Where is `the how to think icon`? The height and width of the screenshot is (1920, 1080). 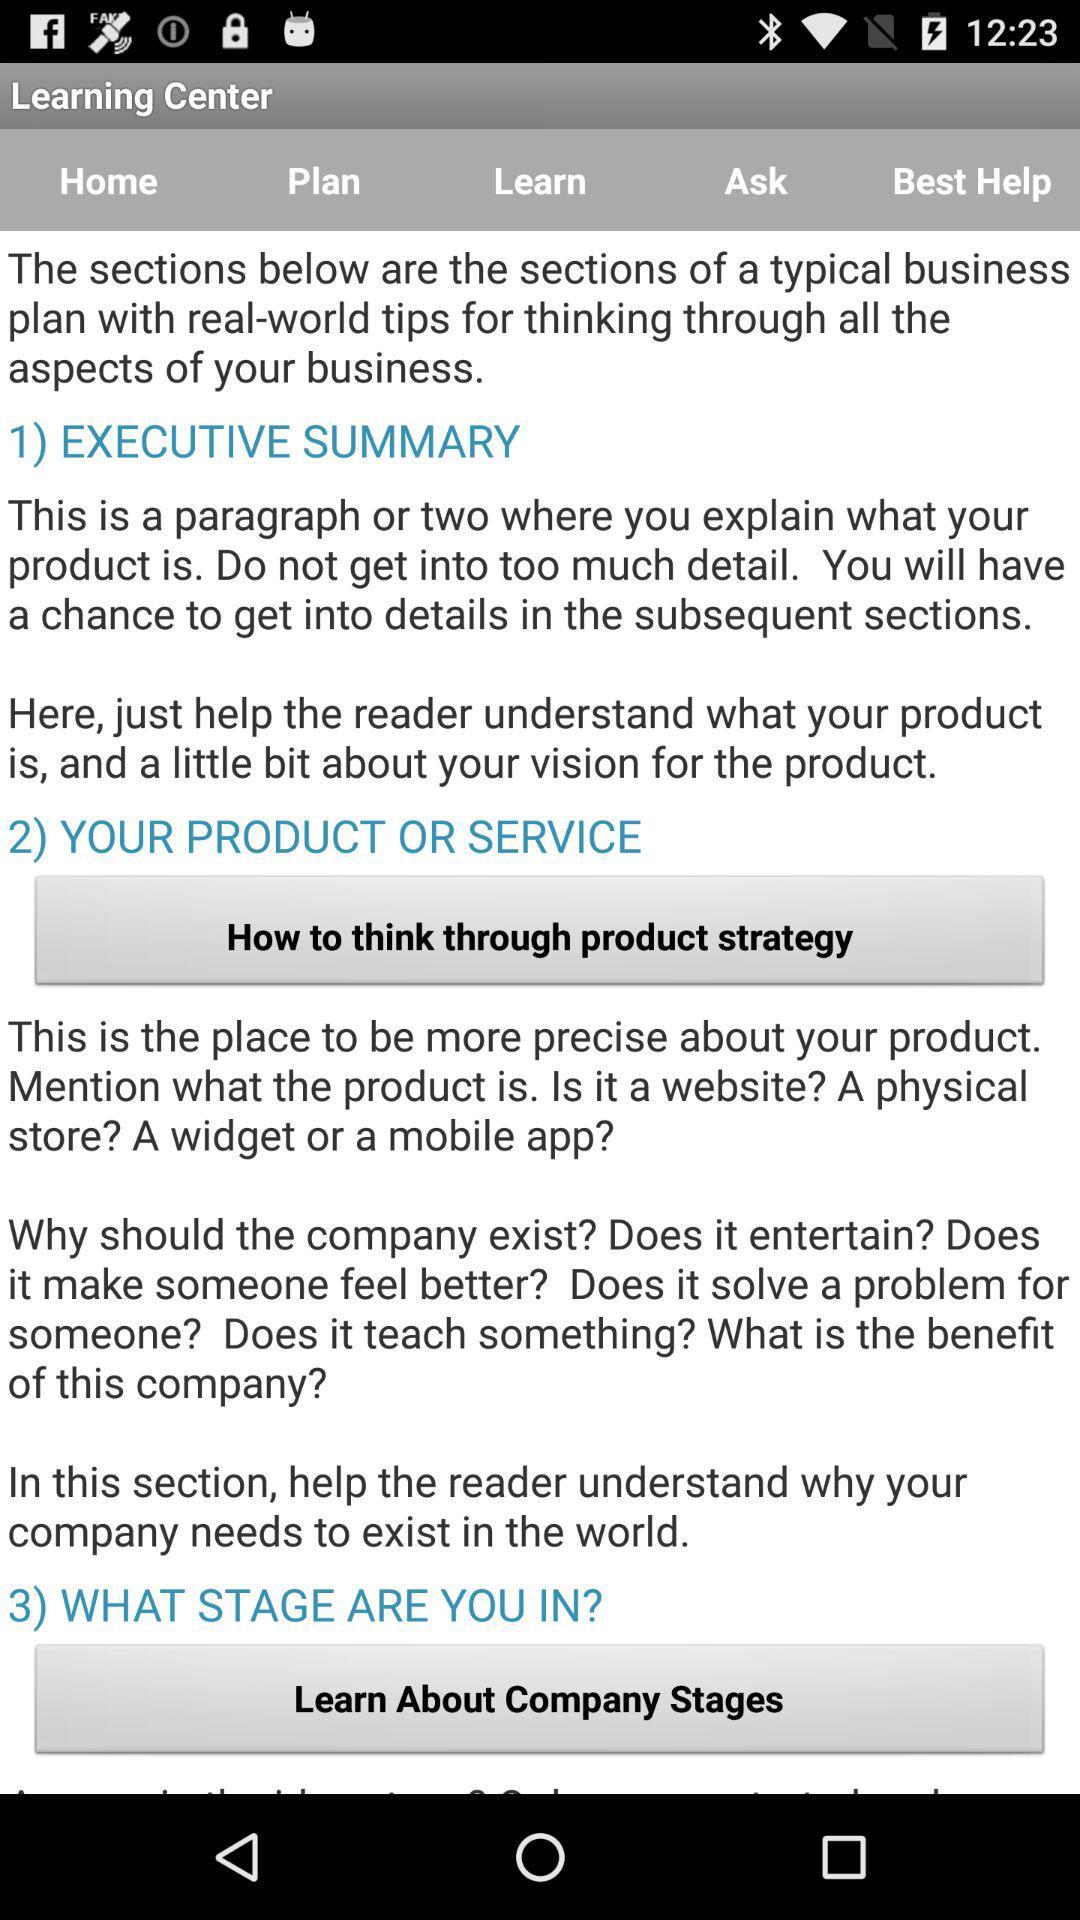
the how to think icon is located at coordinates (540, 935).